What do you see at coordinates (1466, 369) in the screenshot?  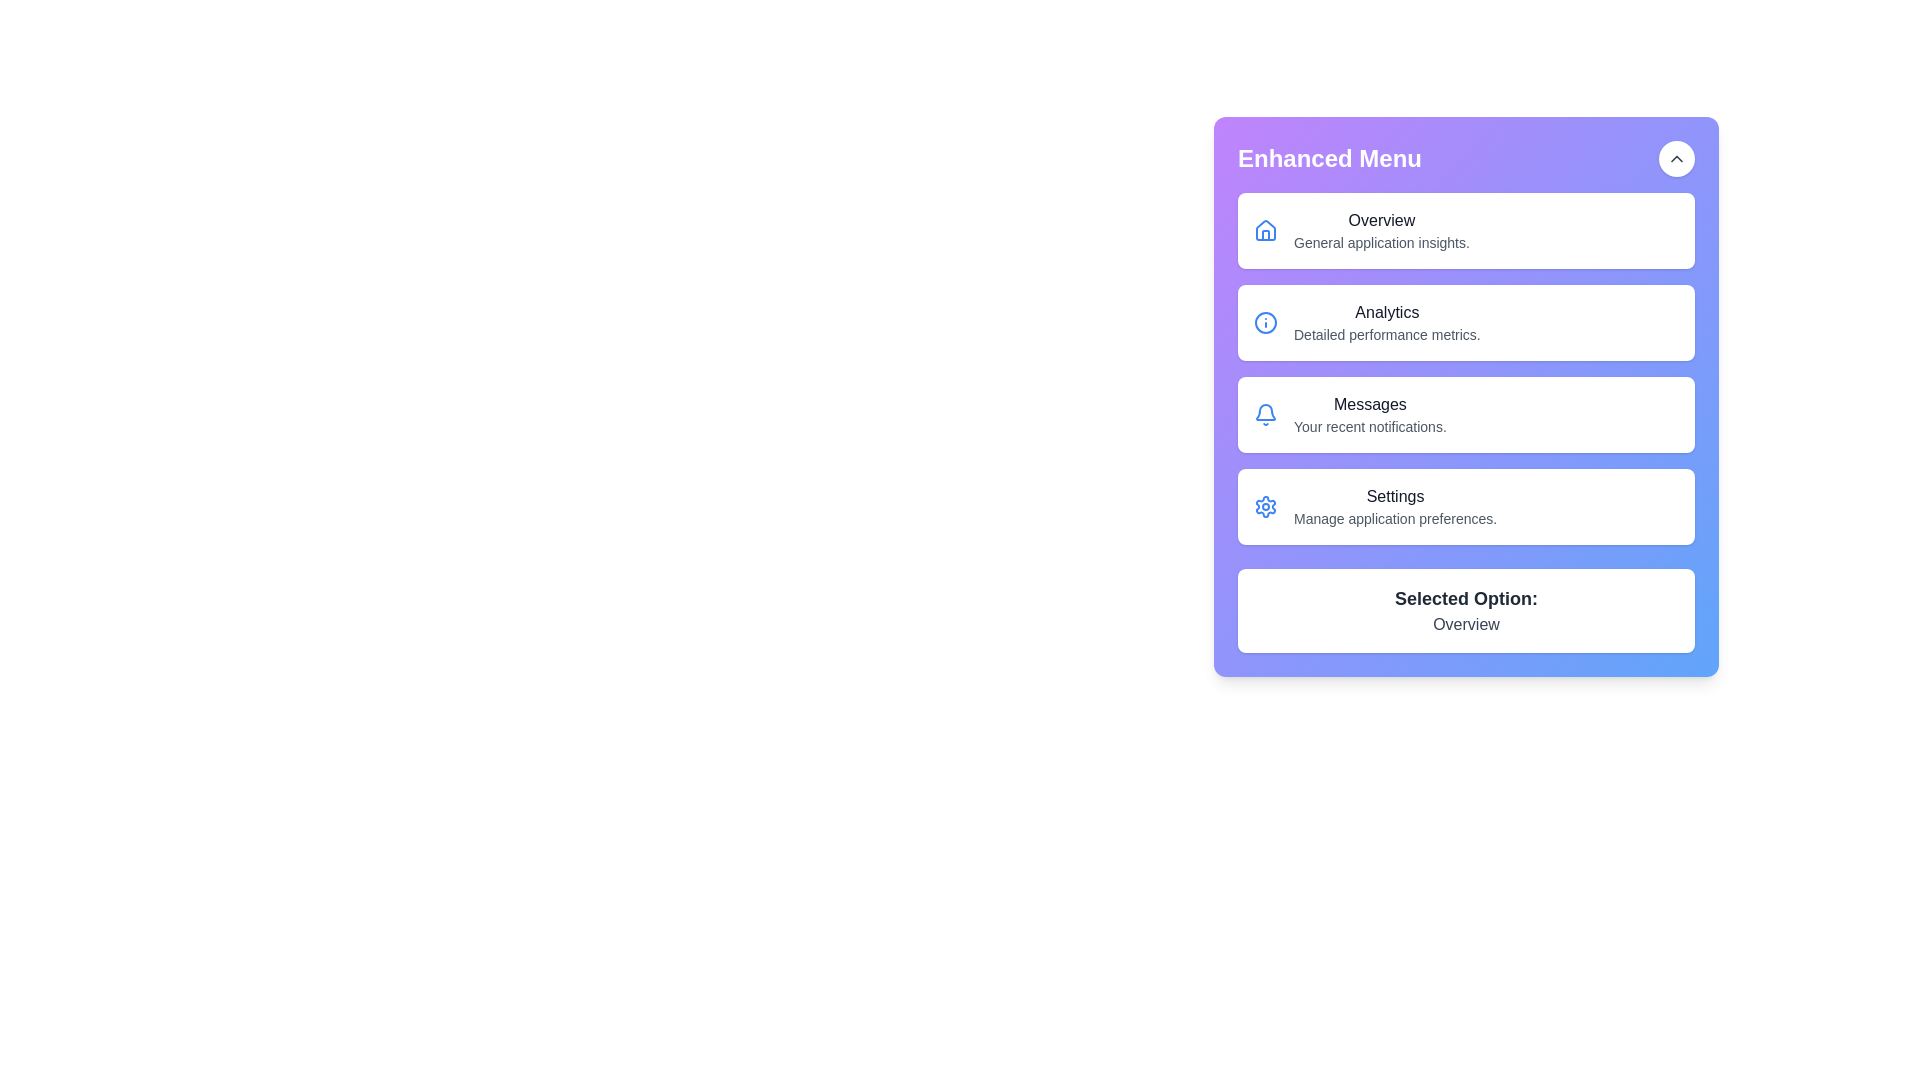 I see `the 'Messages' menu item in the Enhanced Menu, which is the third item with a description of 'Your recent notifications'` at bounding box center [1466, 369].